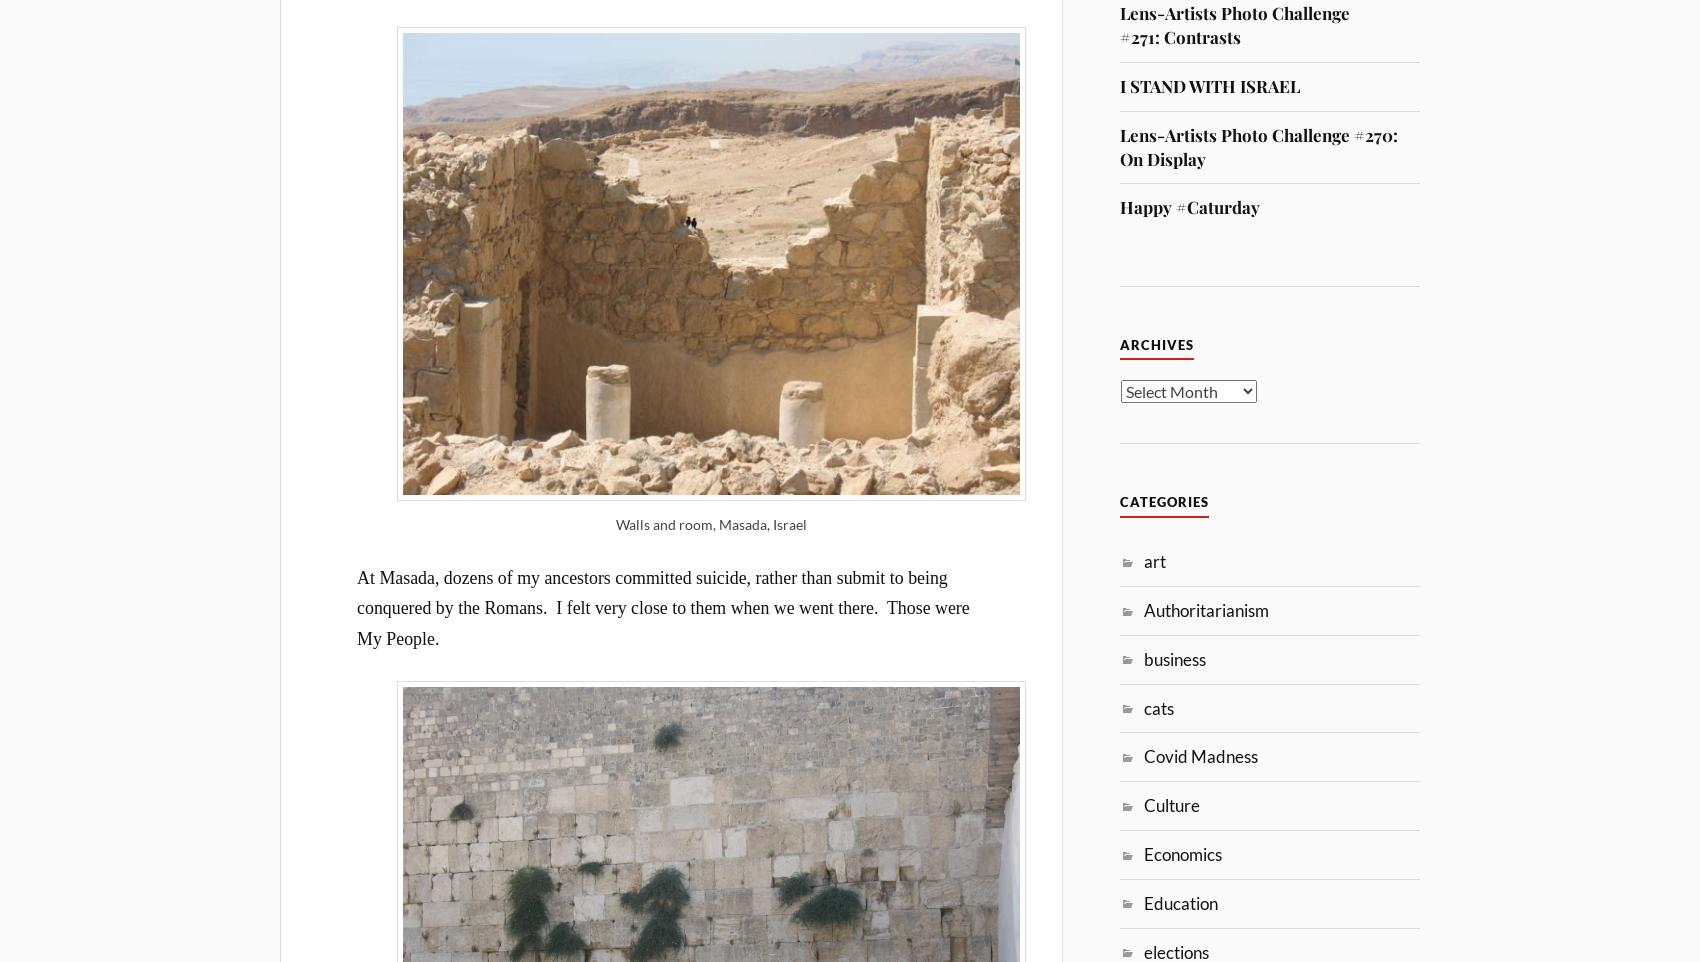  I want to click on 'Economics', so click(1182, 853).